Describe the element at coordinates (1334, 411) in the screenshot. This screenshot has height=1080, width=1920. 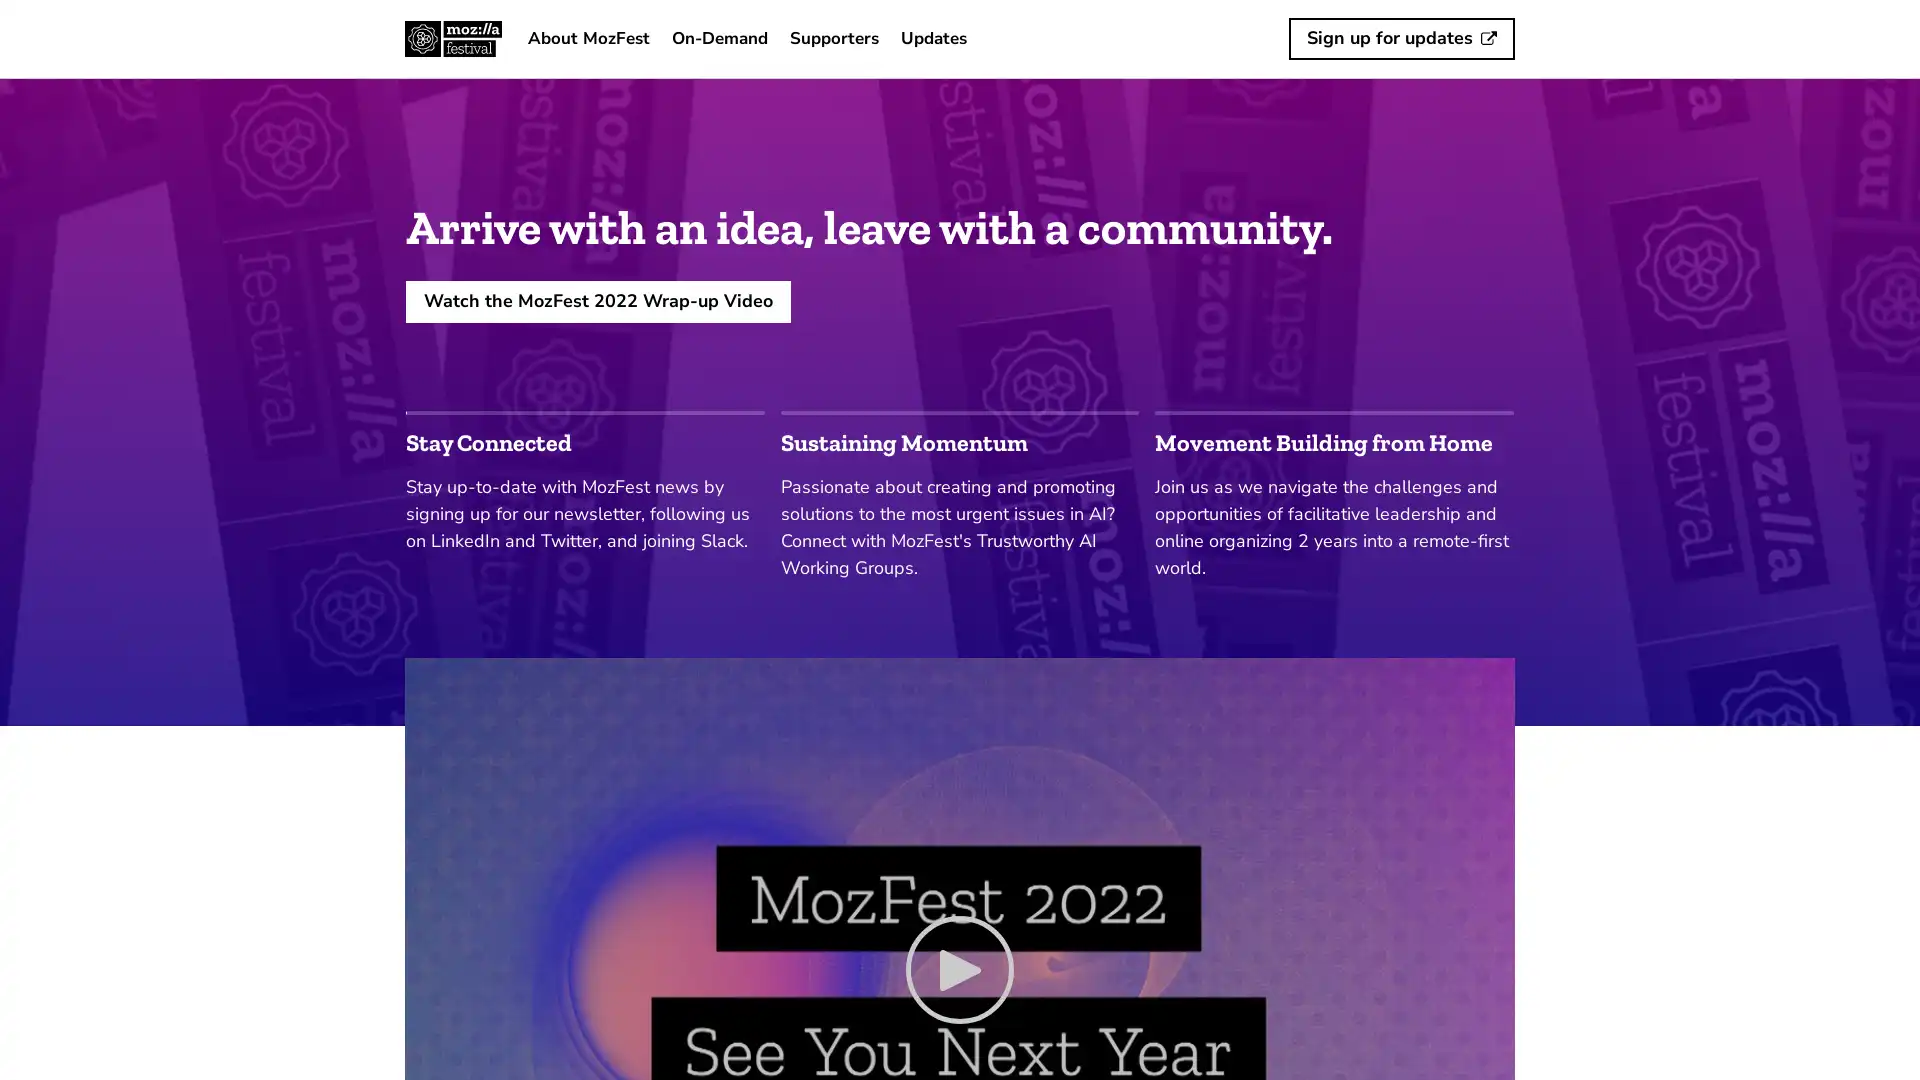
I see `Go to slide 3` at that location.